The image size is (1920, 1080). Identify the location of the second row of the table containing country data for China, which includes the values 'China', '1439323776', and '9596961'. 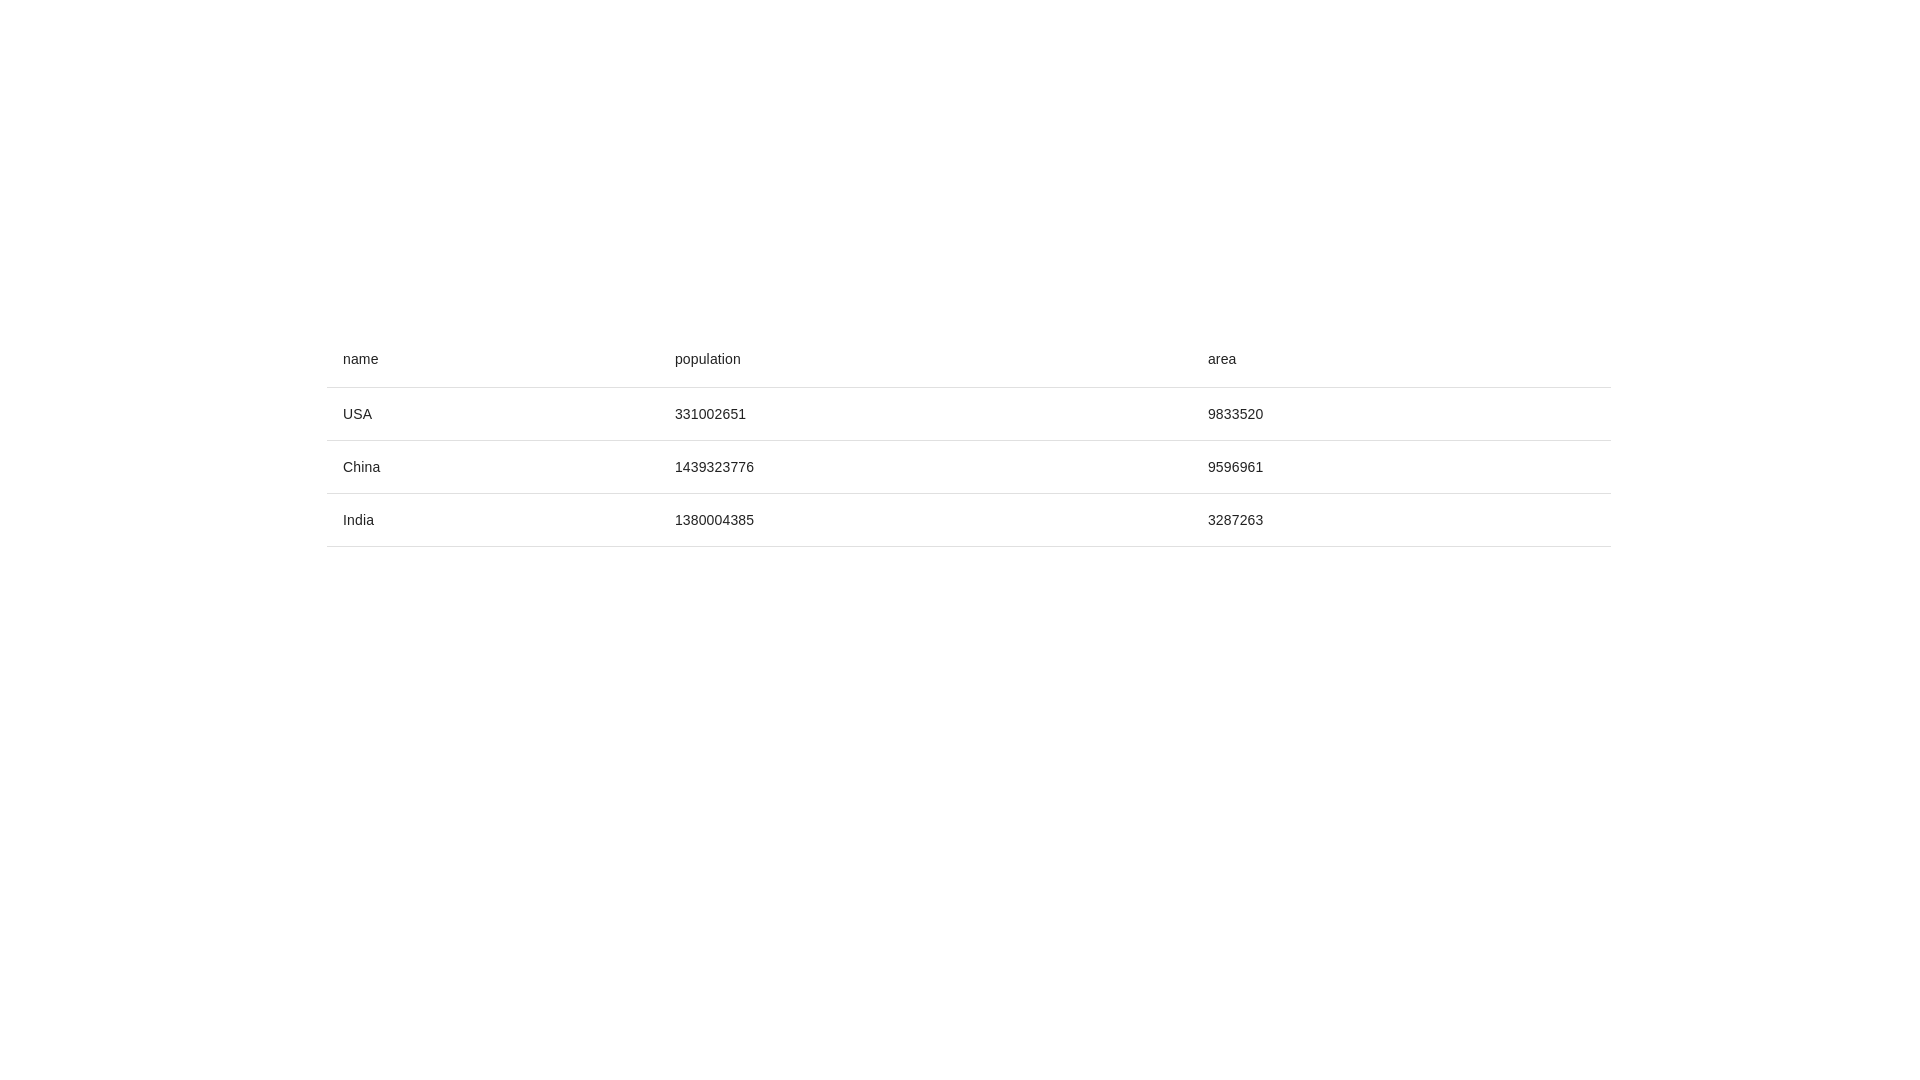
(969, 466).